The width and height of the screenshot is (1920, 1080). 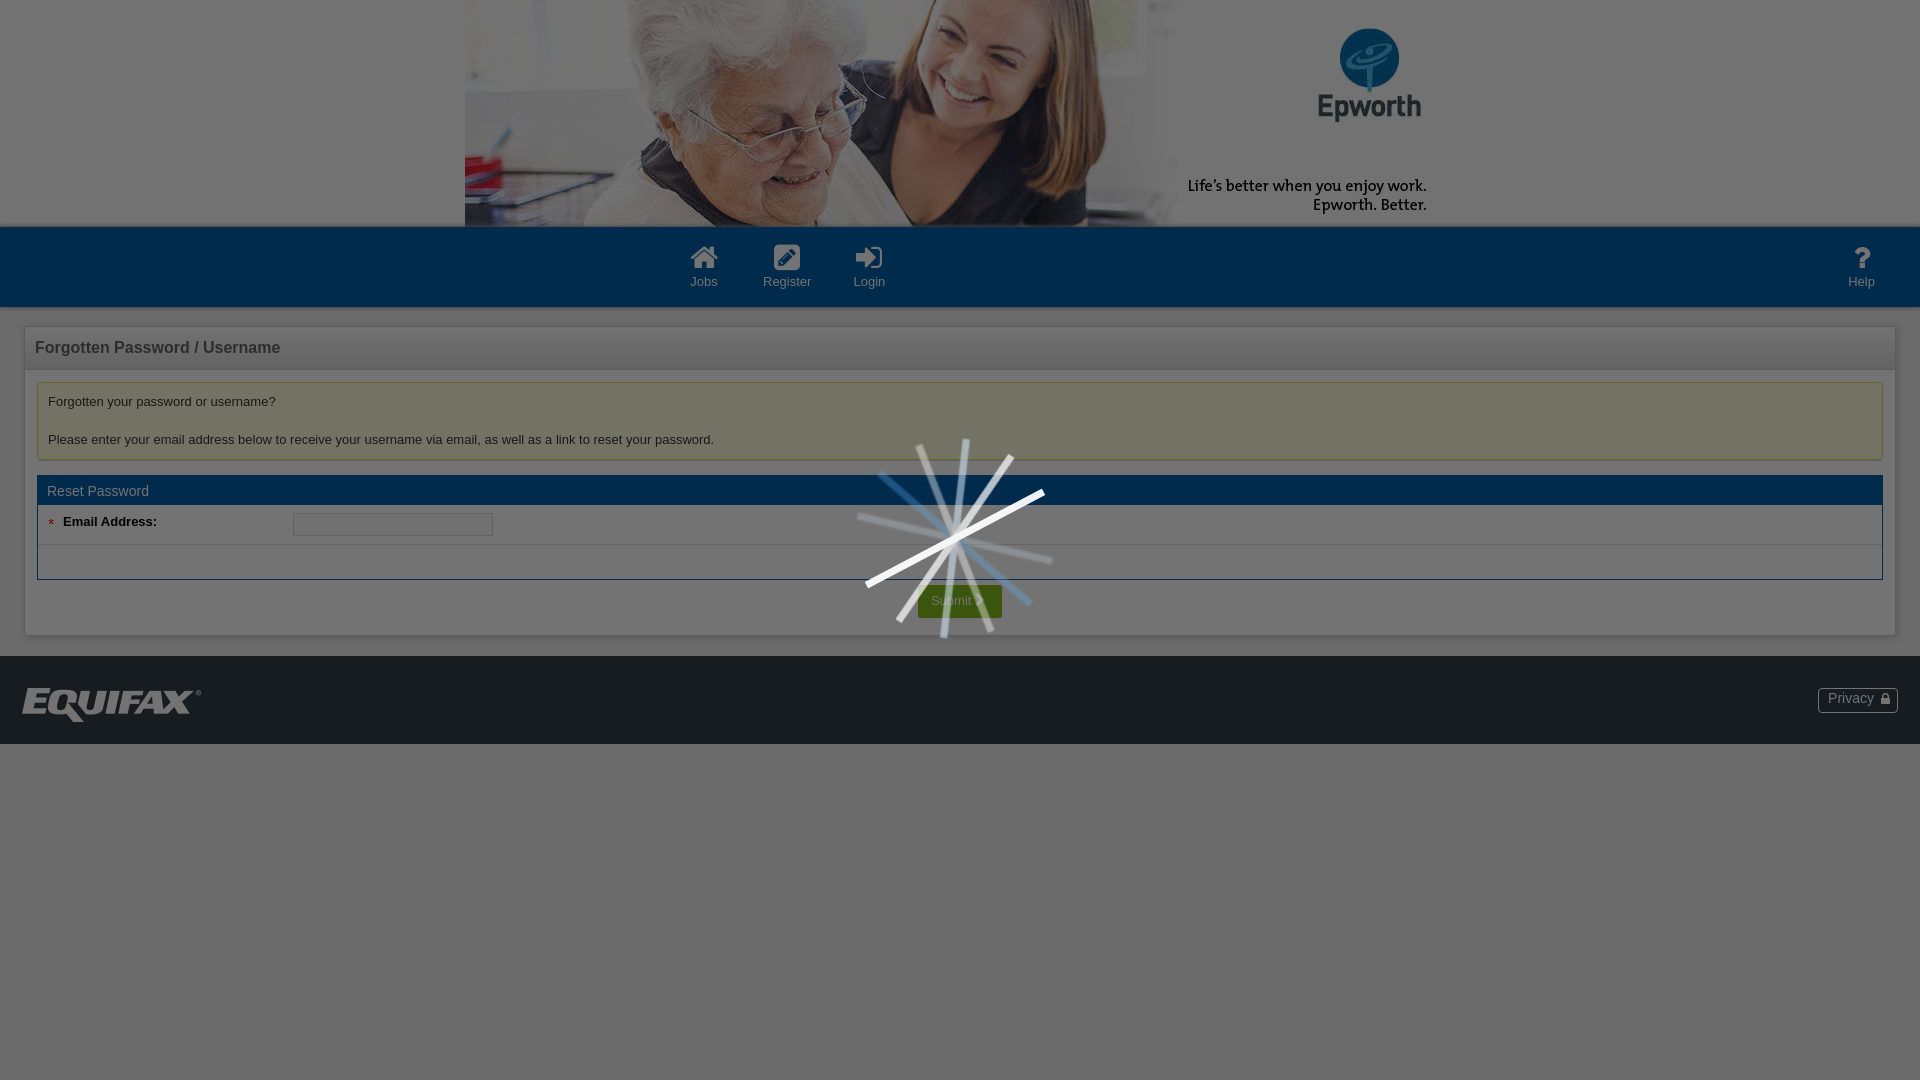 I want to click on 'Help', so click(x=1860, y=265).